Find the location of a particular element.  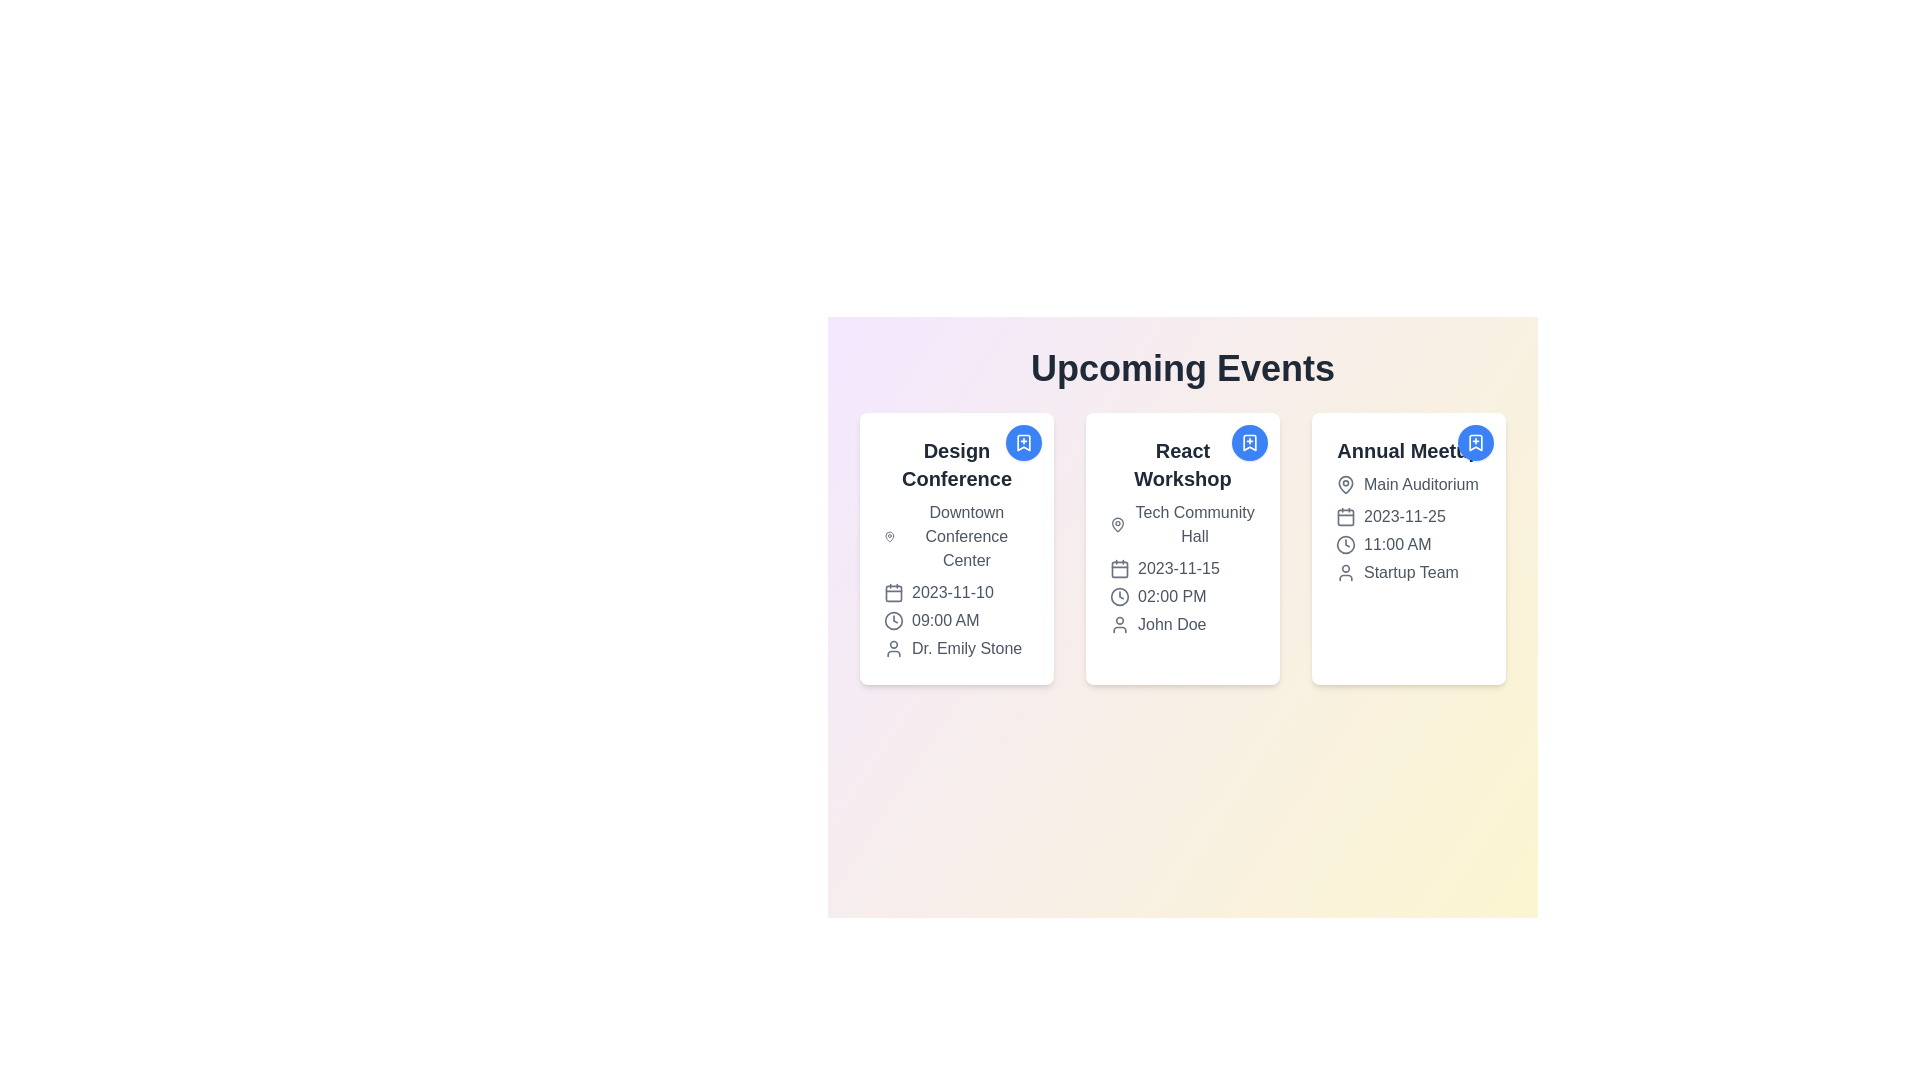

the map pin icon, which is a light gray vector graphic located to the left of the 'Downtown Conference Center' text in the first event card of the 'Upcoming Events' section is located at coordinates (888, 535).